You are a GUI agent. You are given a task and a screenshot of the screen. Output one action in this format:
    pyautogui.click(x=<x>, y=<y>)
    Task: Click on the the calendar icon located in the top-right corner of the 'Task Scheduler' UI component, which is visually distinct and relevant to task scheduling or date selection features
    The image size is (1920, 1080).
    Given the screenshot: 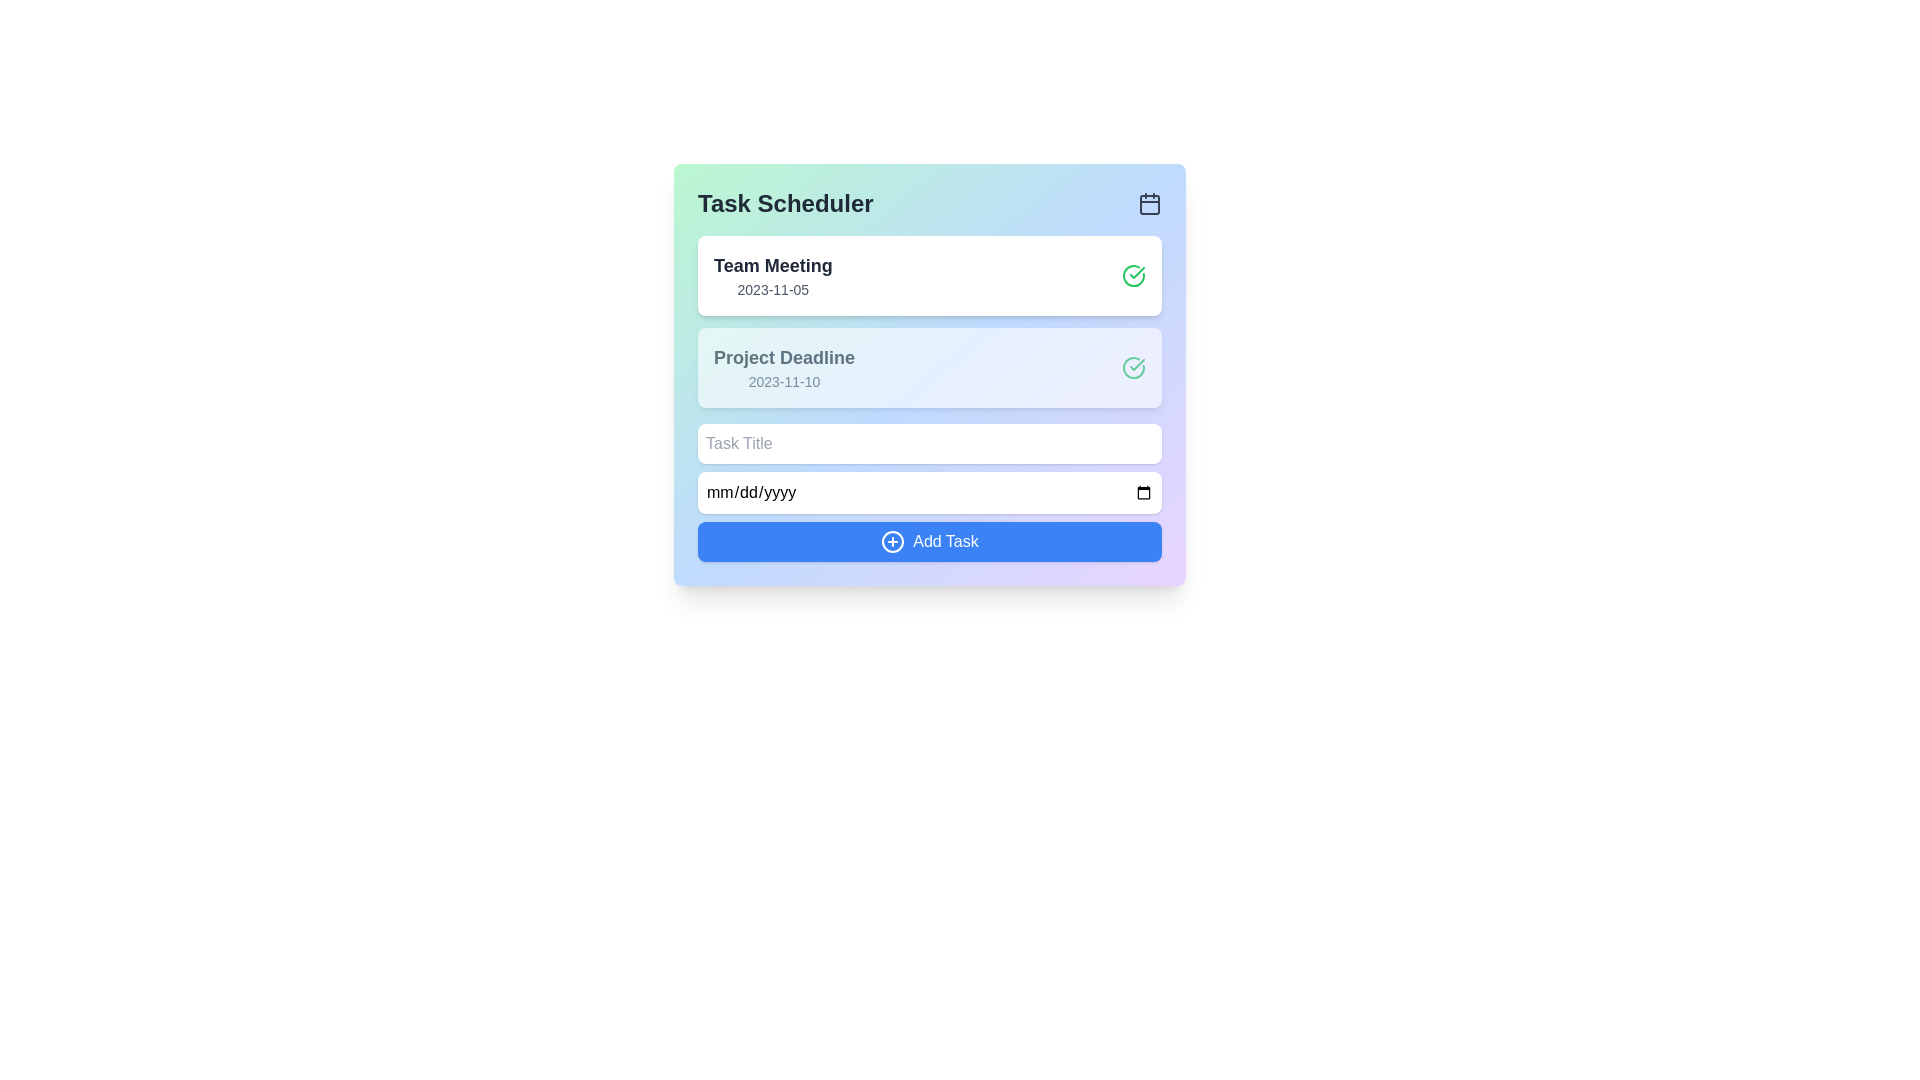 What is the action you would take?
    pyautogui.click(x=1150, y=204)
    